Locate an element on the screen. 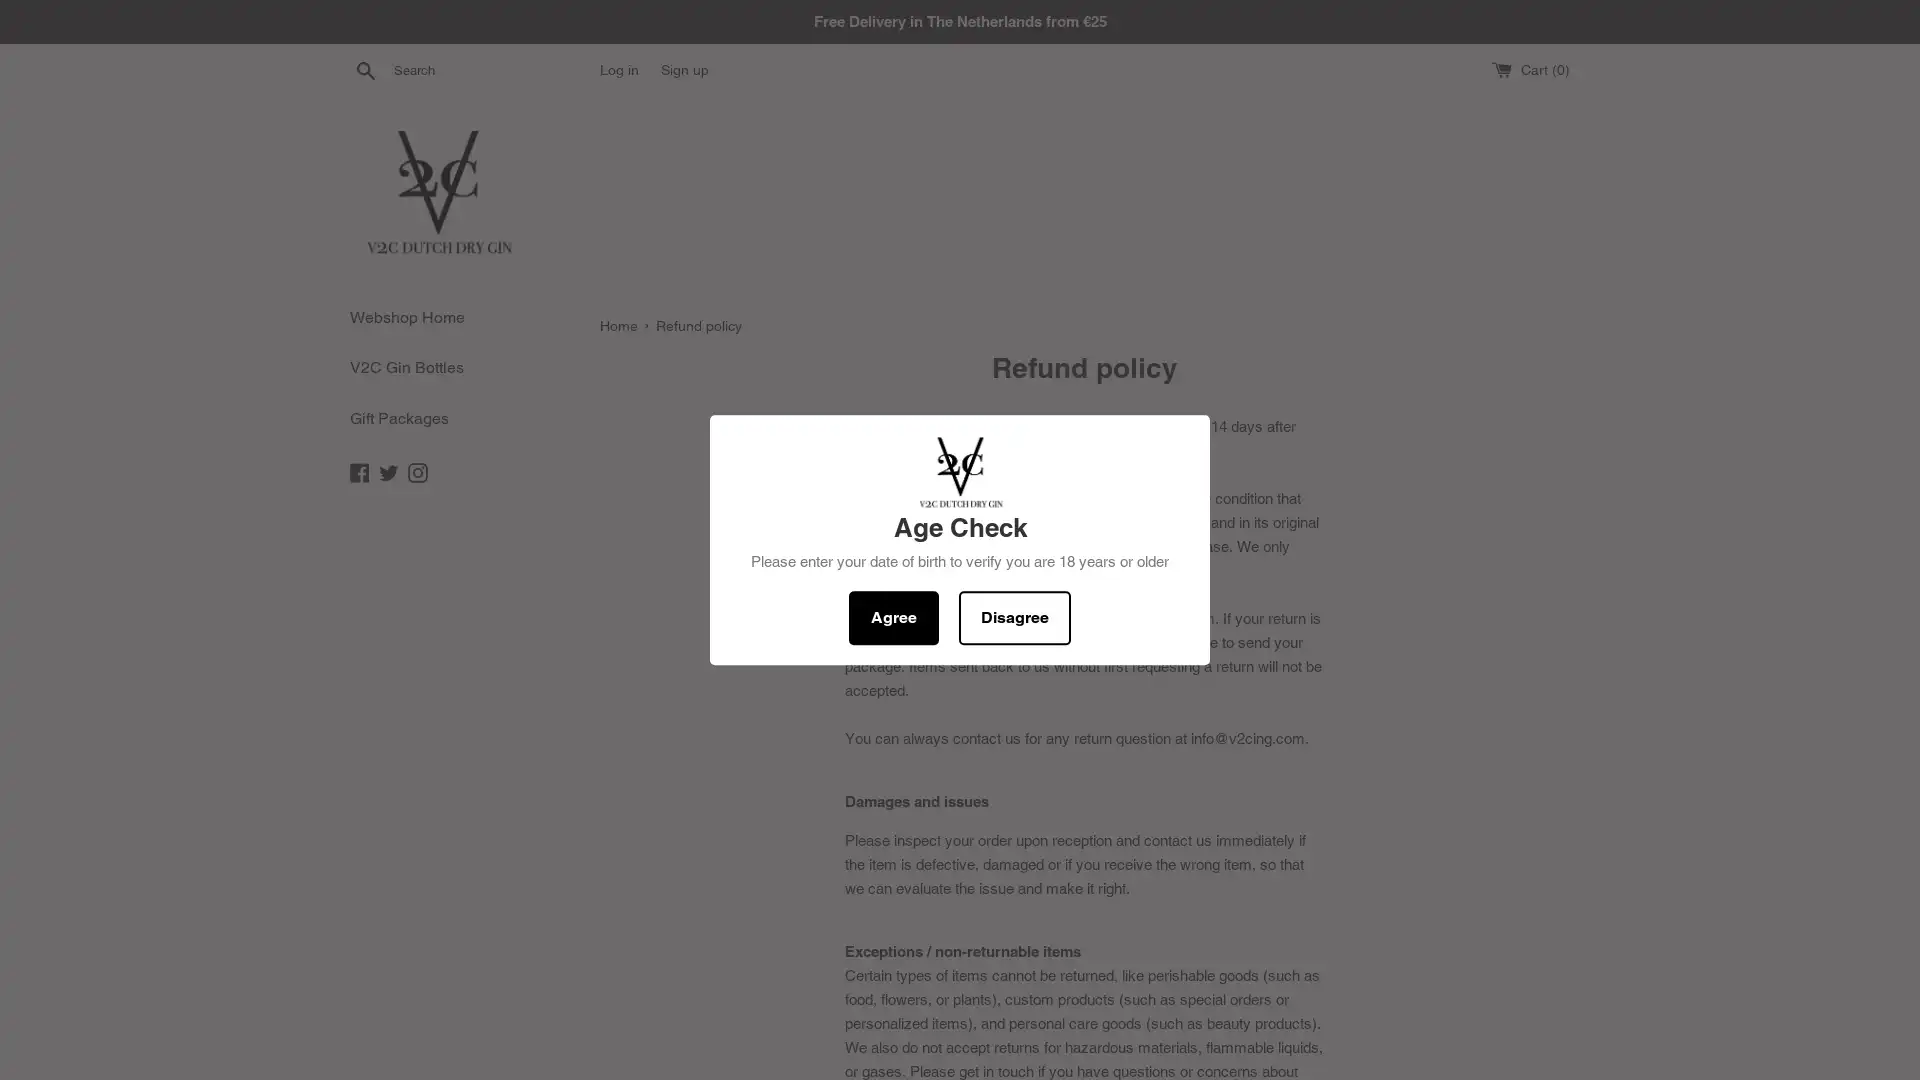 The image size is (1920, 1080). Disagree is located at coordinates (1014, 616).